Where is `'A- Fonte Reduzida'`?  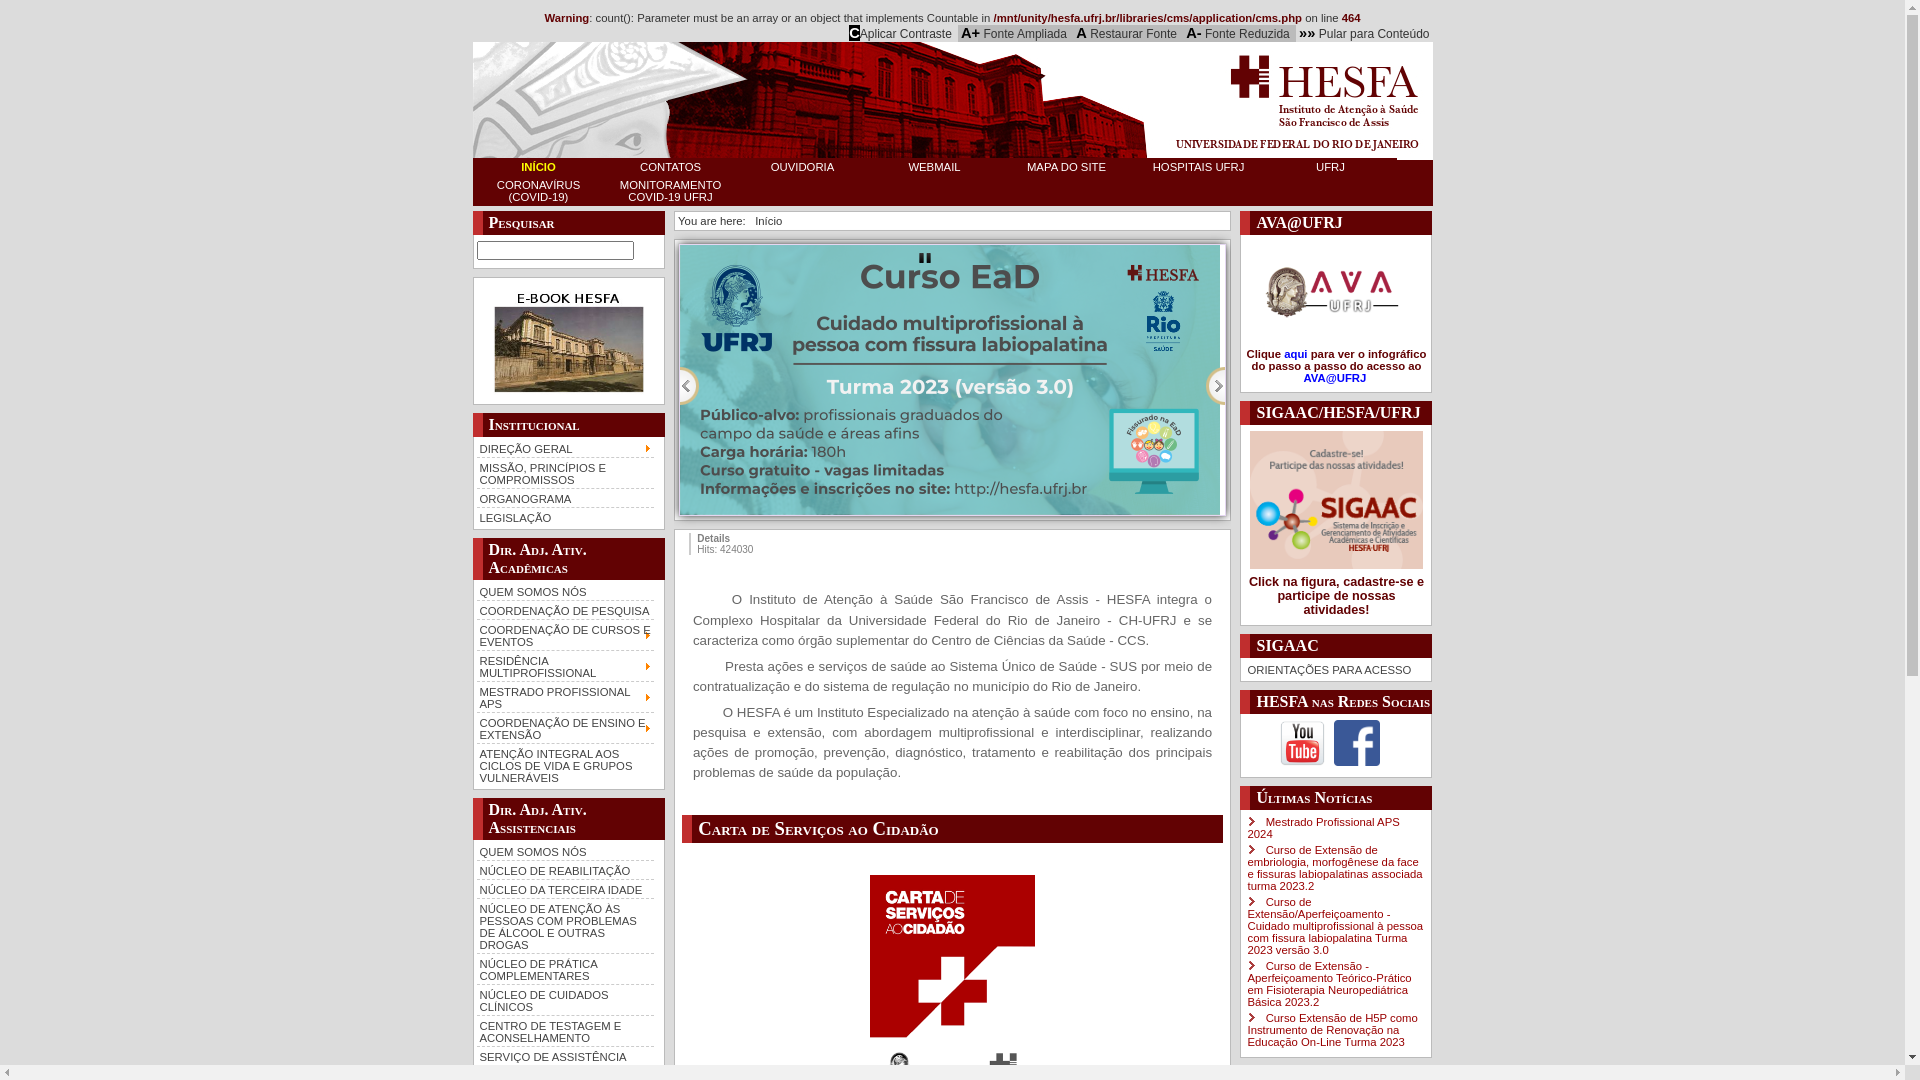
'A- Fonte Reduzida' is located at coordinates (1237, 33).